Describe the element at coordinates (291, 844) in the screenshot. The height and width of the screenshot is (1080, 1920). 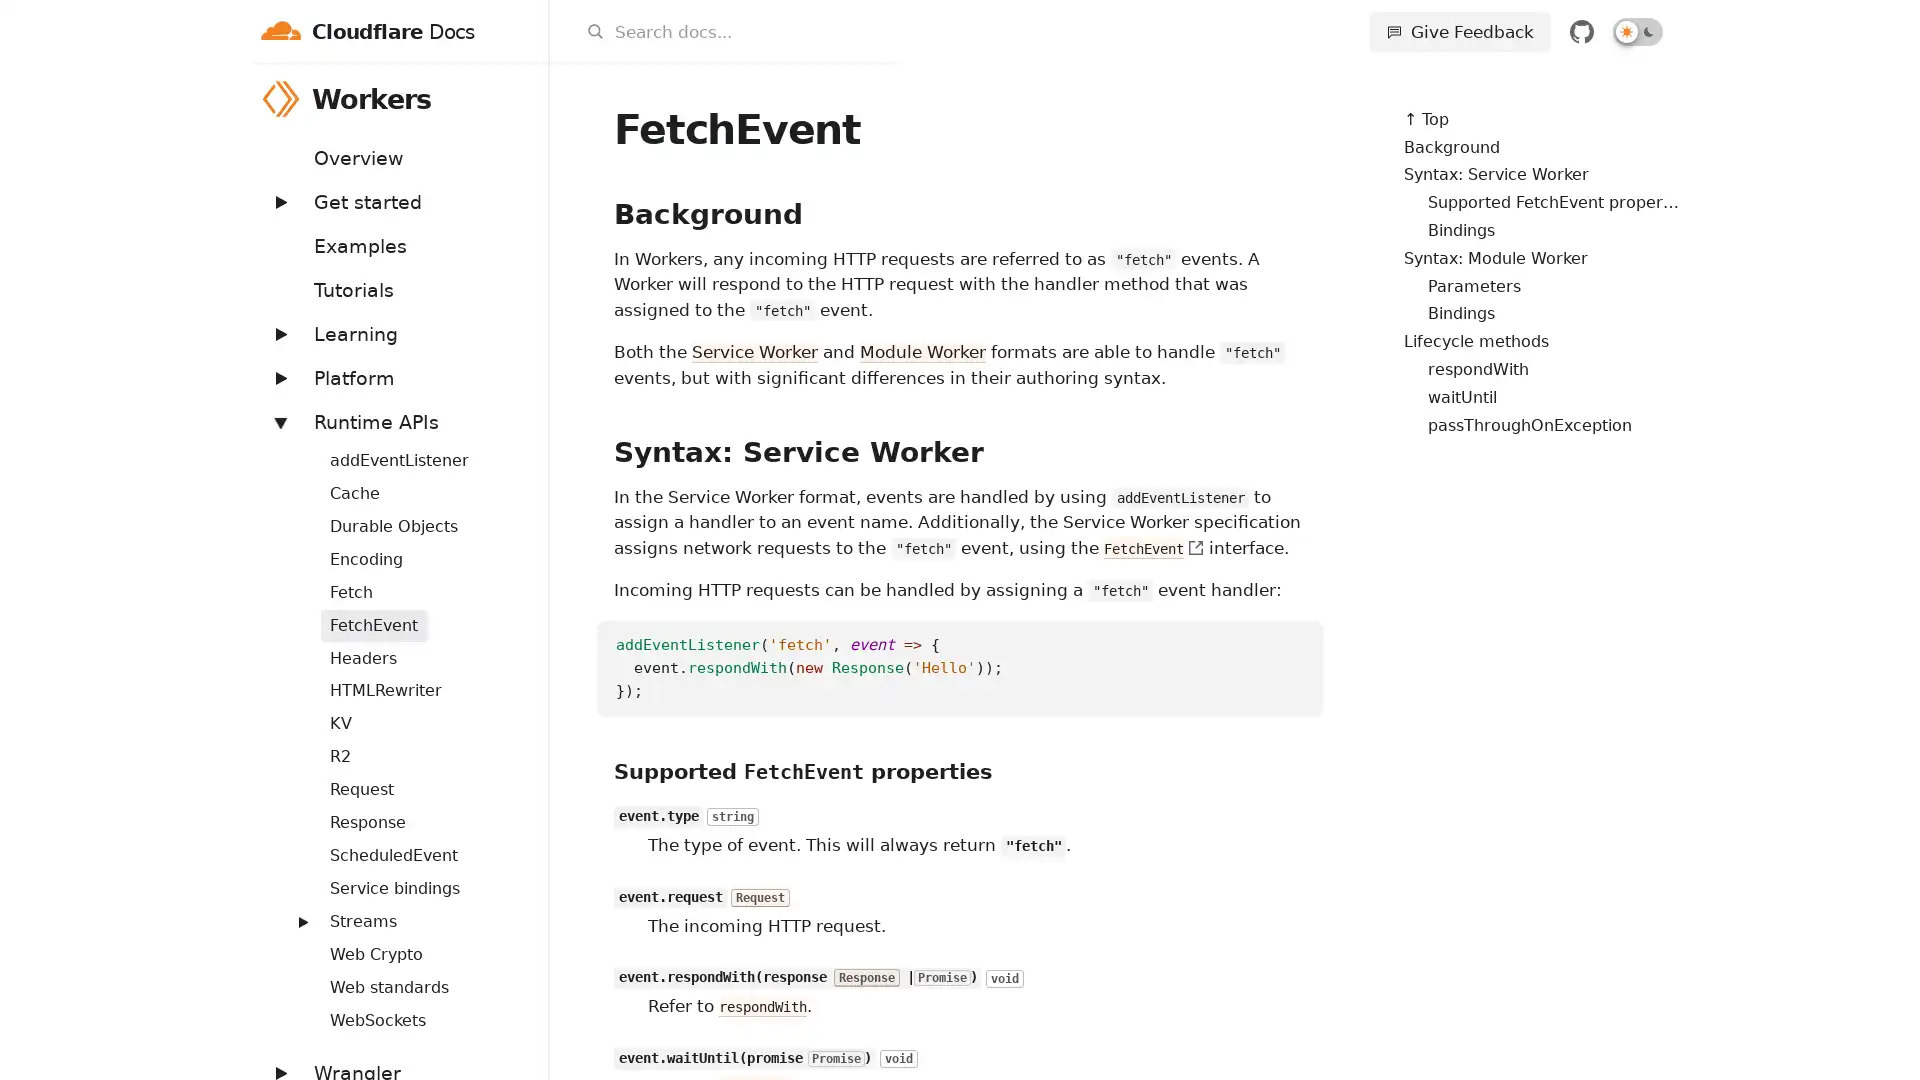
I see `Expand: Routing` at that location.